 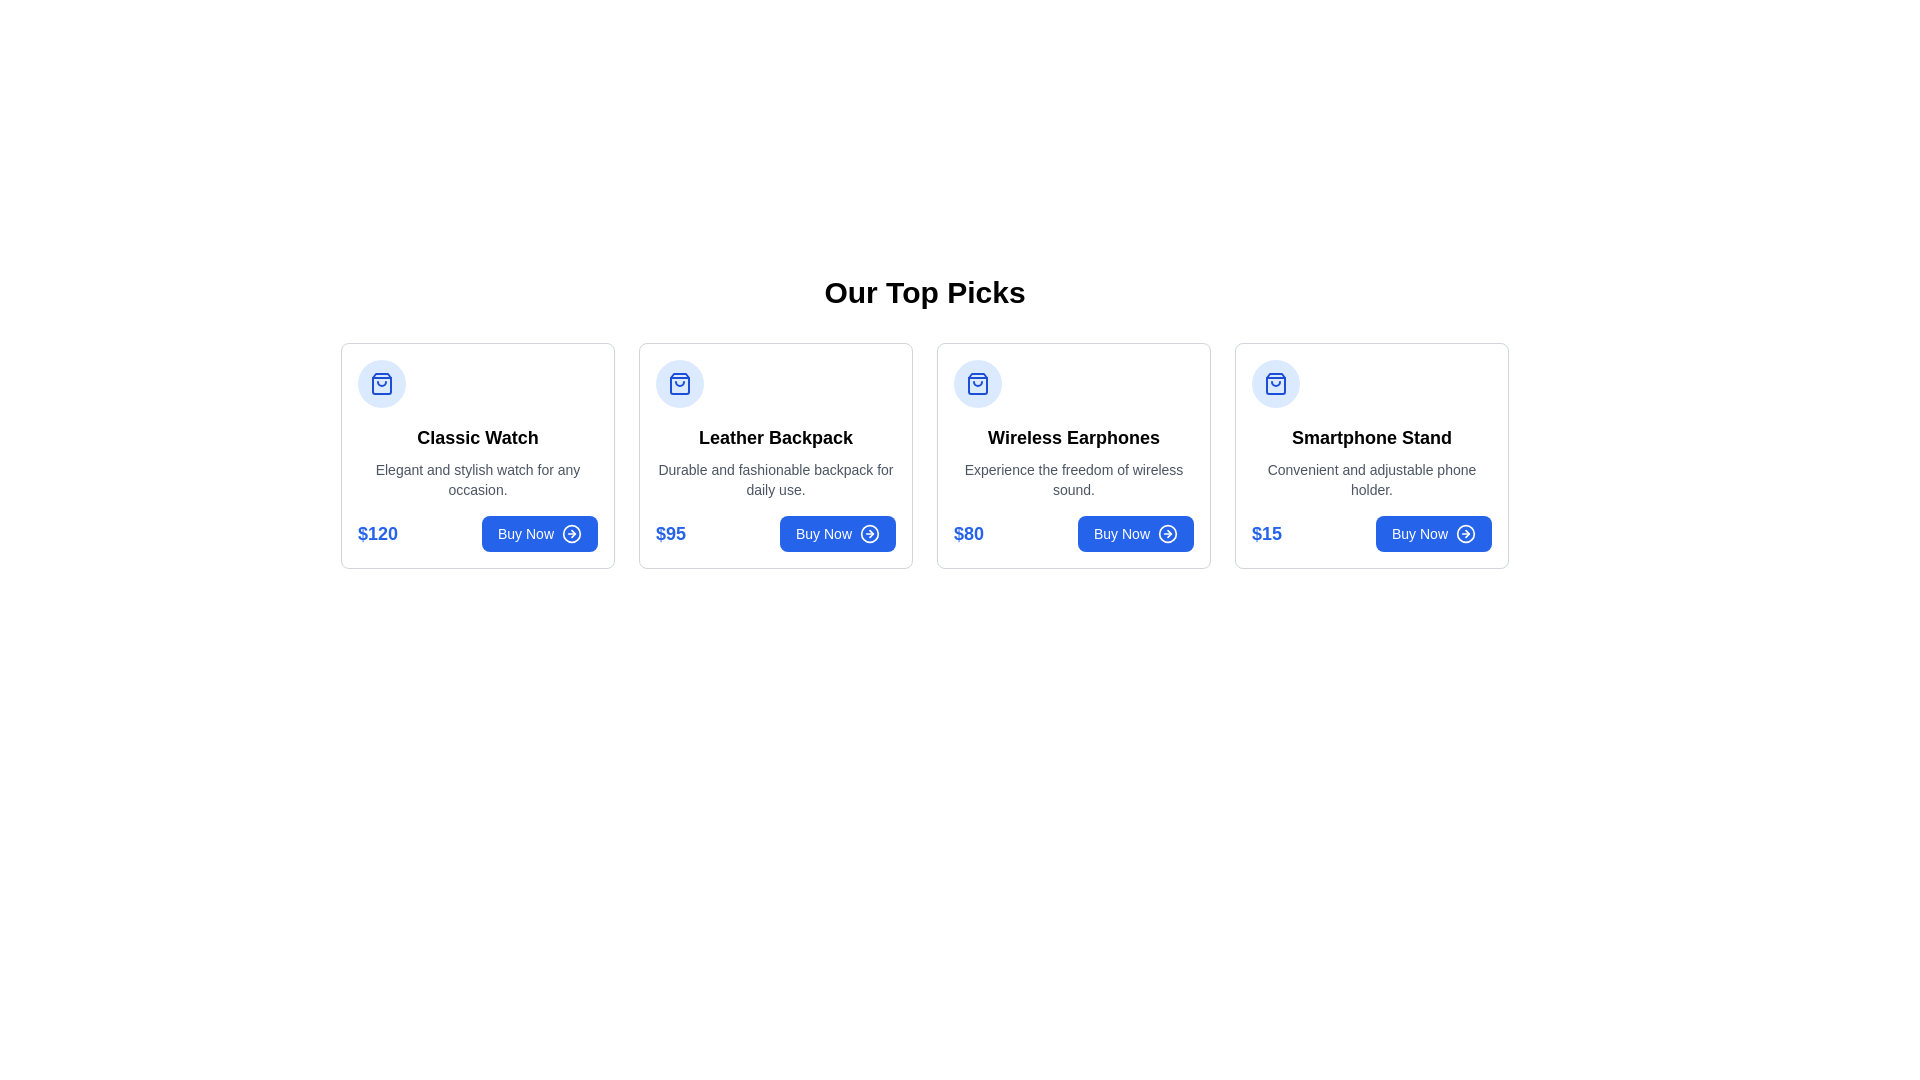 I want to click on the decorative icon located at the top section of the 'Smartphone Stand' card, centered horizontally above the title text, so click(x=1275, y=384).